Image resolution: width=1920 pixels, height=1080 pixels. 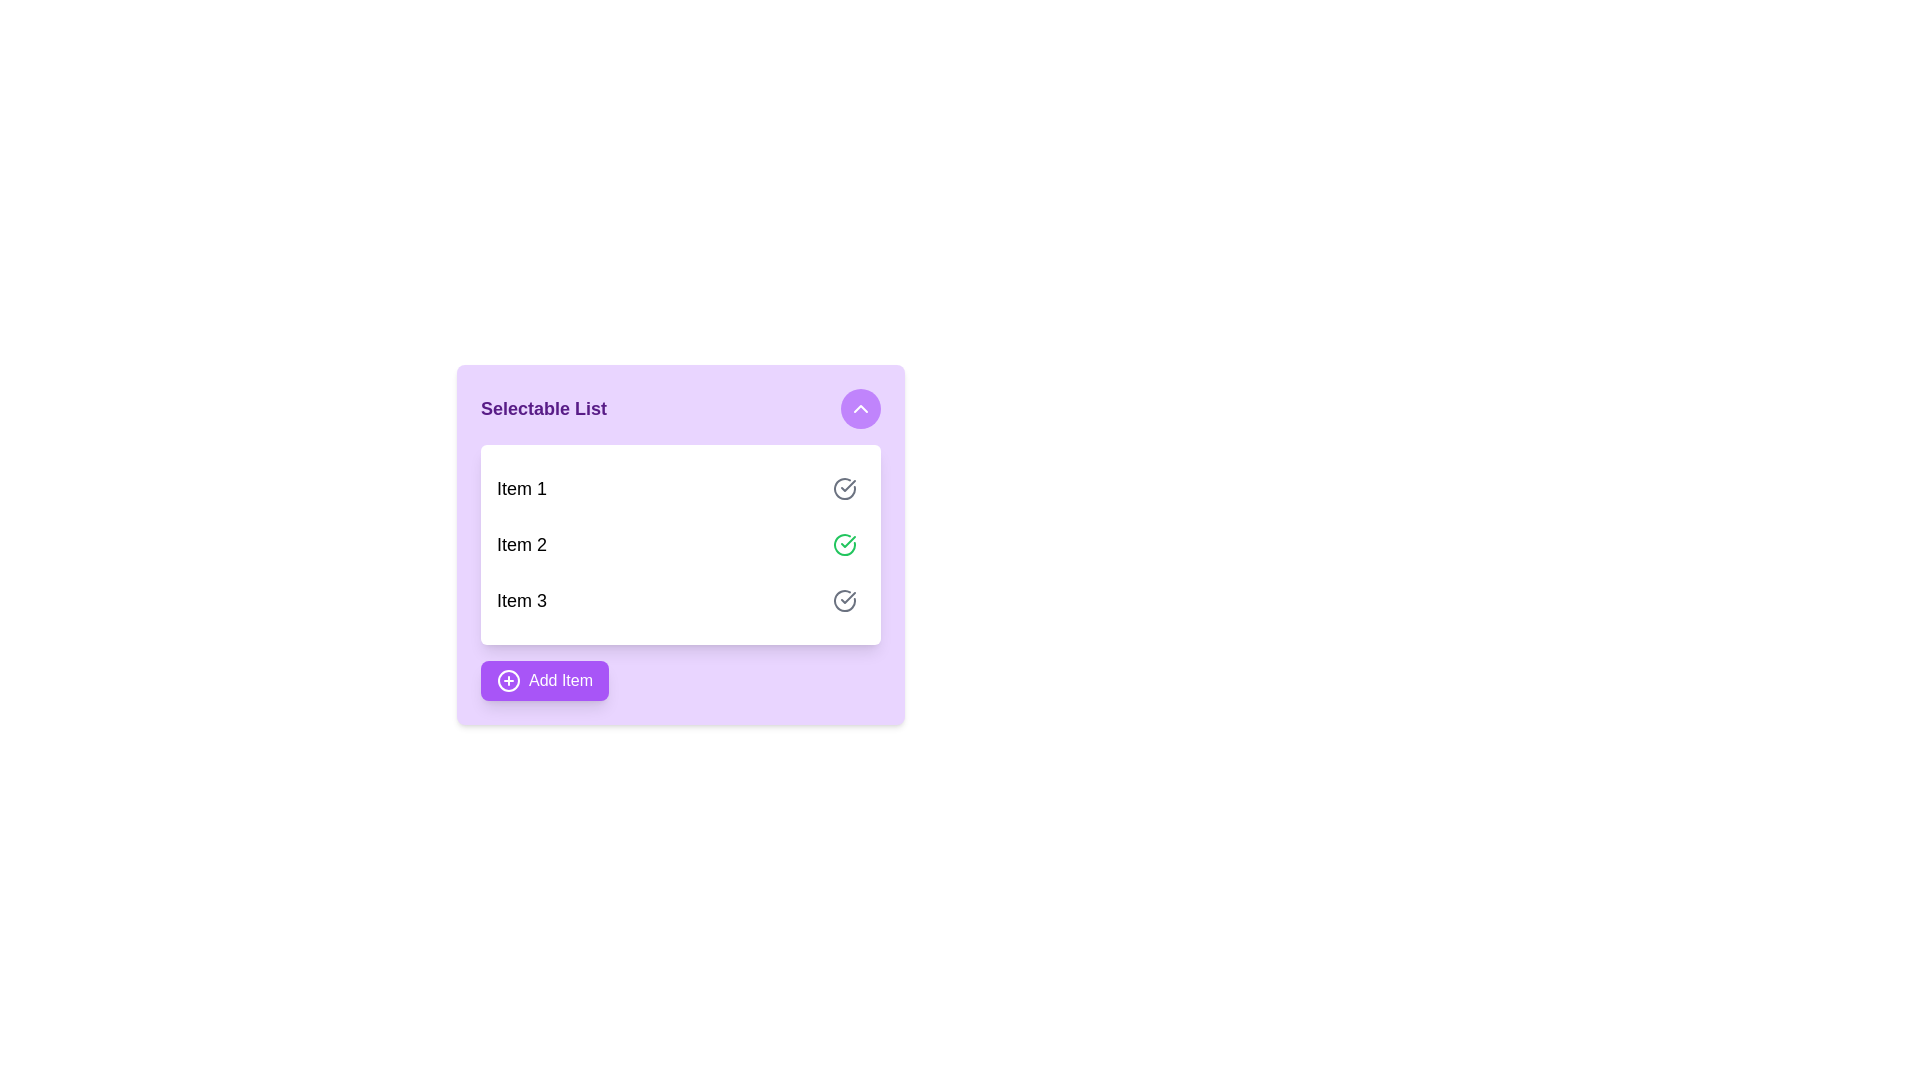 What do you see at coordinates (522, 489) in the screenshot?
I see `the text label displaying 'Item 1' in a bold font style, located at the top of a list within a purple box interface` at bounding box center [522, 489].